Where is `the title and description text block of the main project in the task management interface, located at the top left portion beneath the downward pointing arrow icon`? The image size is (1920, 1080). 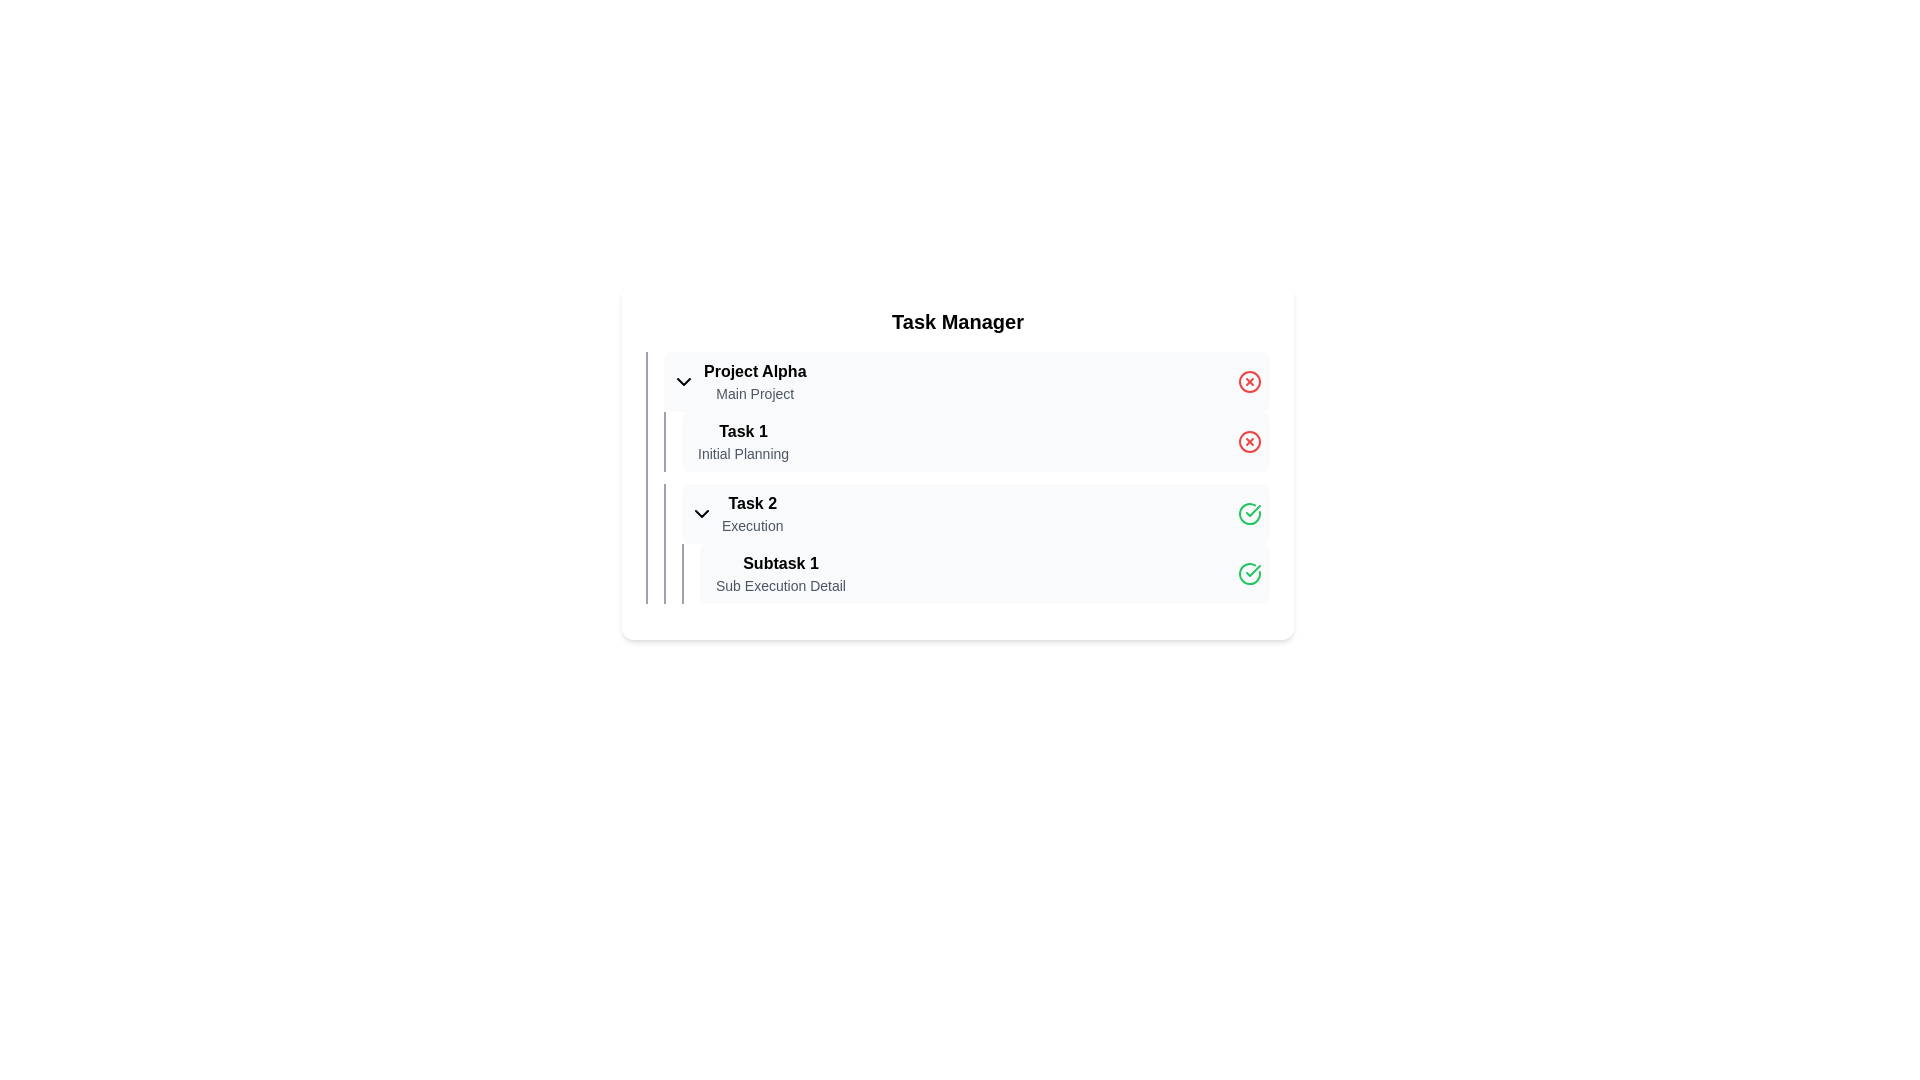 the title and description text block of the main project in the task management interface, located at the top left portion beneath the downward pointing arrow icon is located at coordinates (754, 381).